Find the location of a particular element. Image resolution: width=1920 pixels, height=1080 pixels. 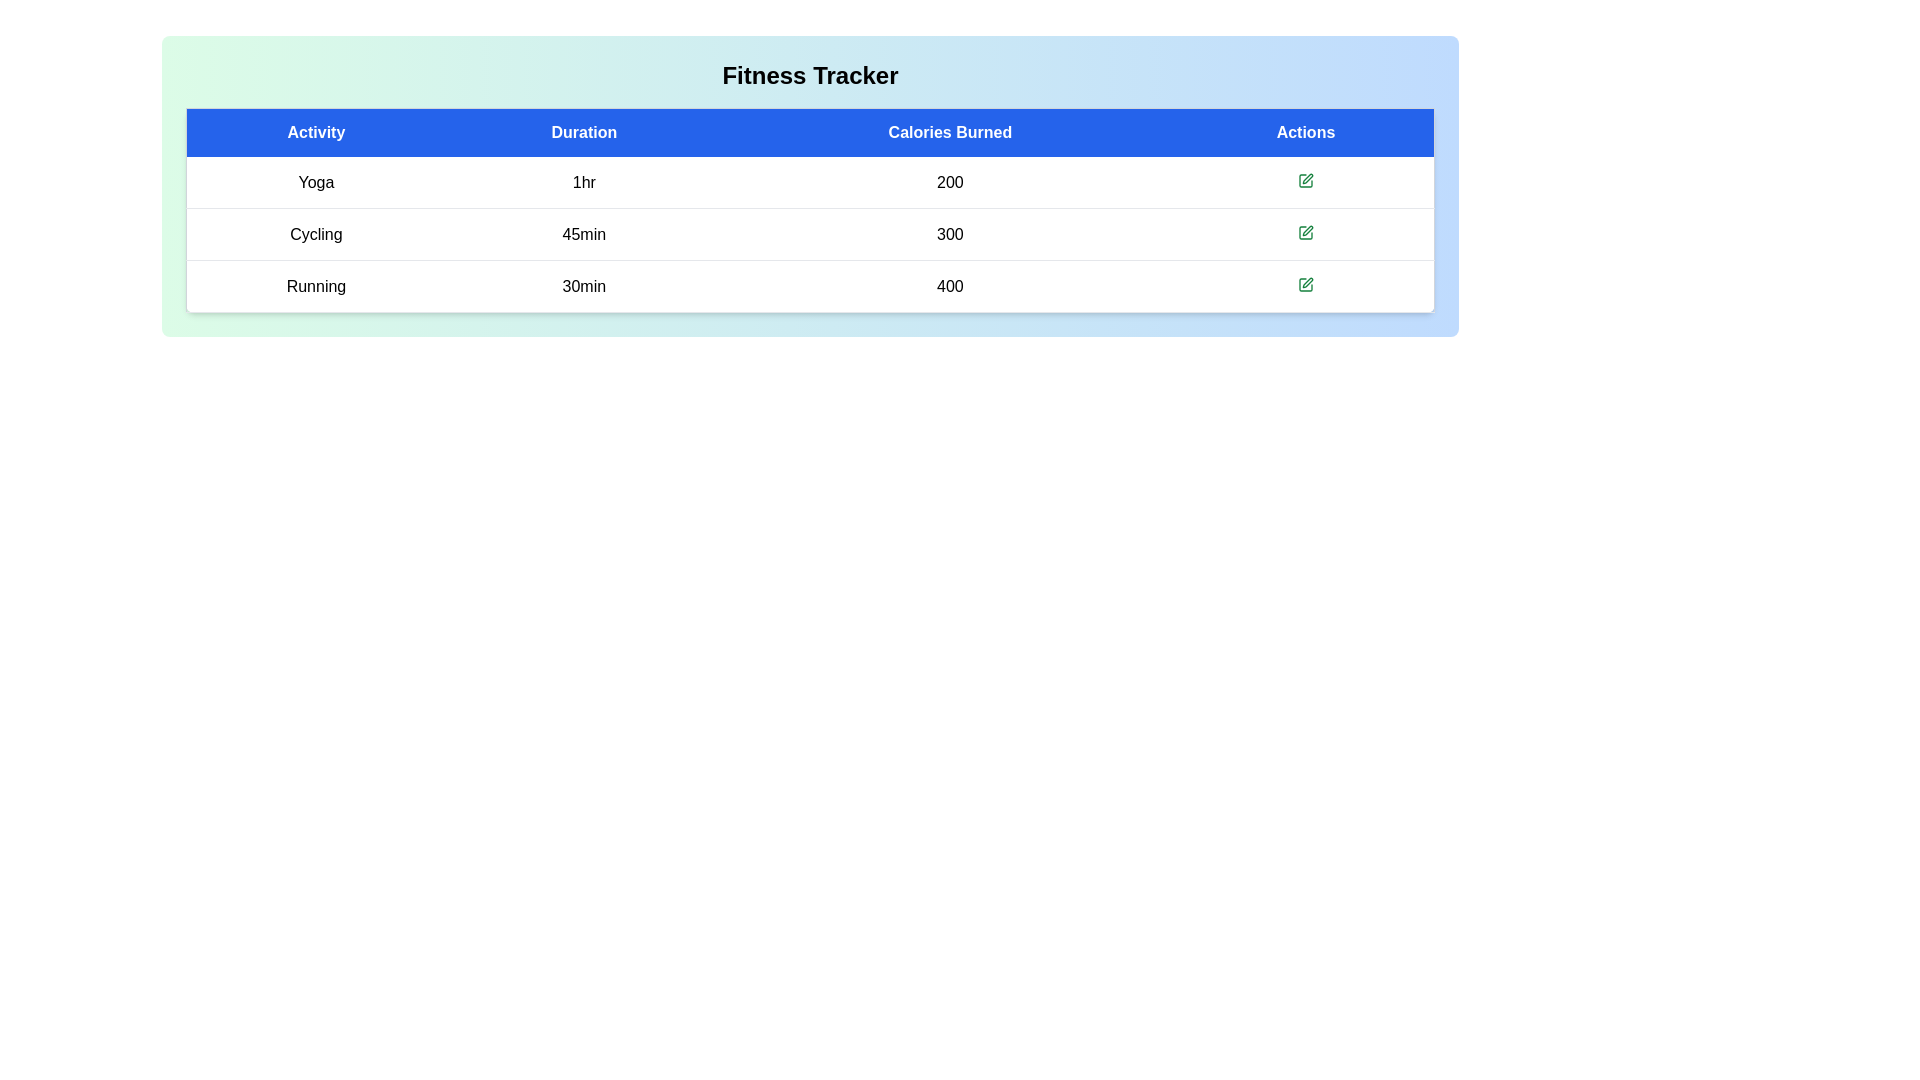

the edit button for the workout row corresponding to Running is located at coordinates (1305, 285).